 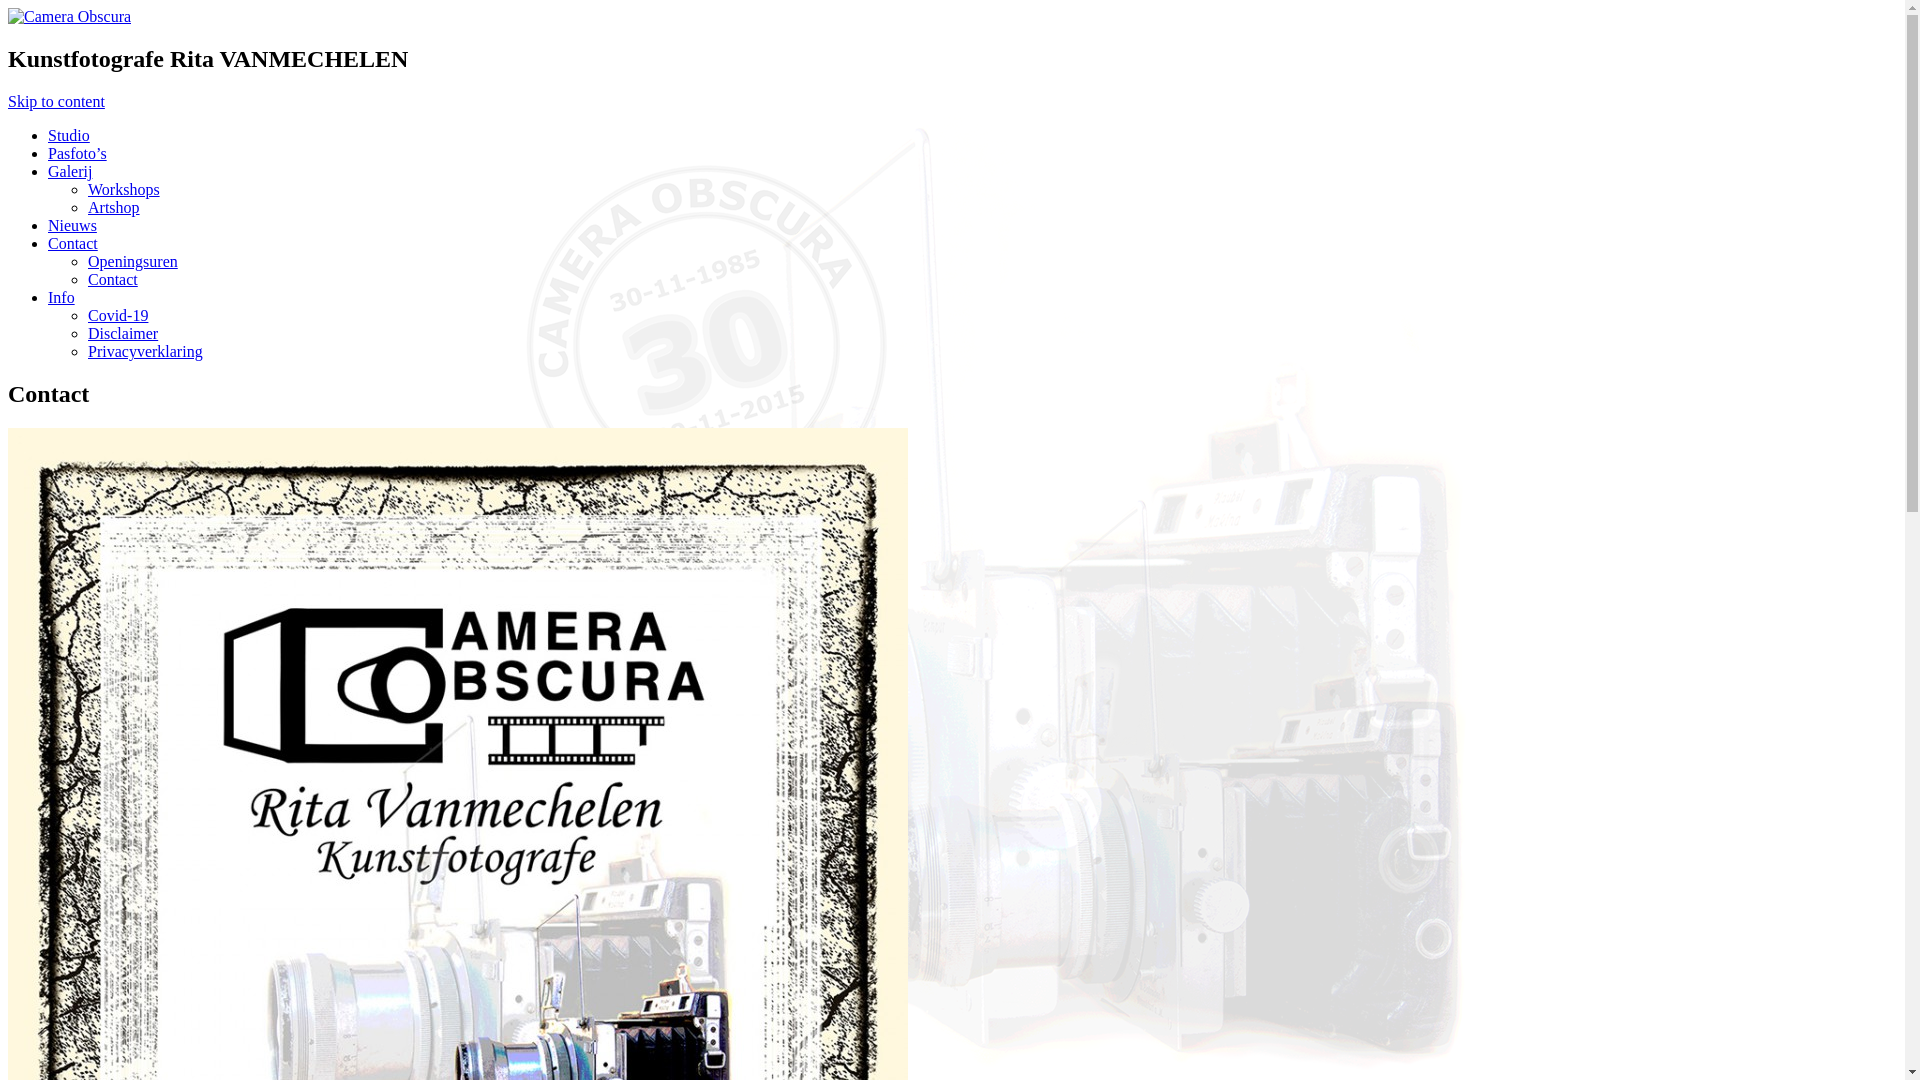 I want to click on 'Workshops', so click(x=123, y=189).